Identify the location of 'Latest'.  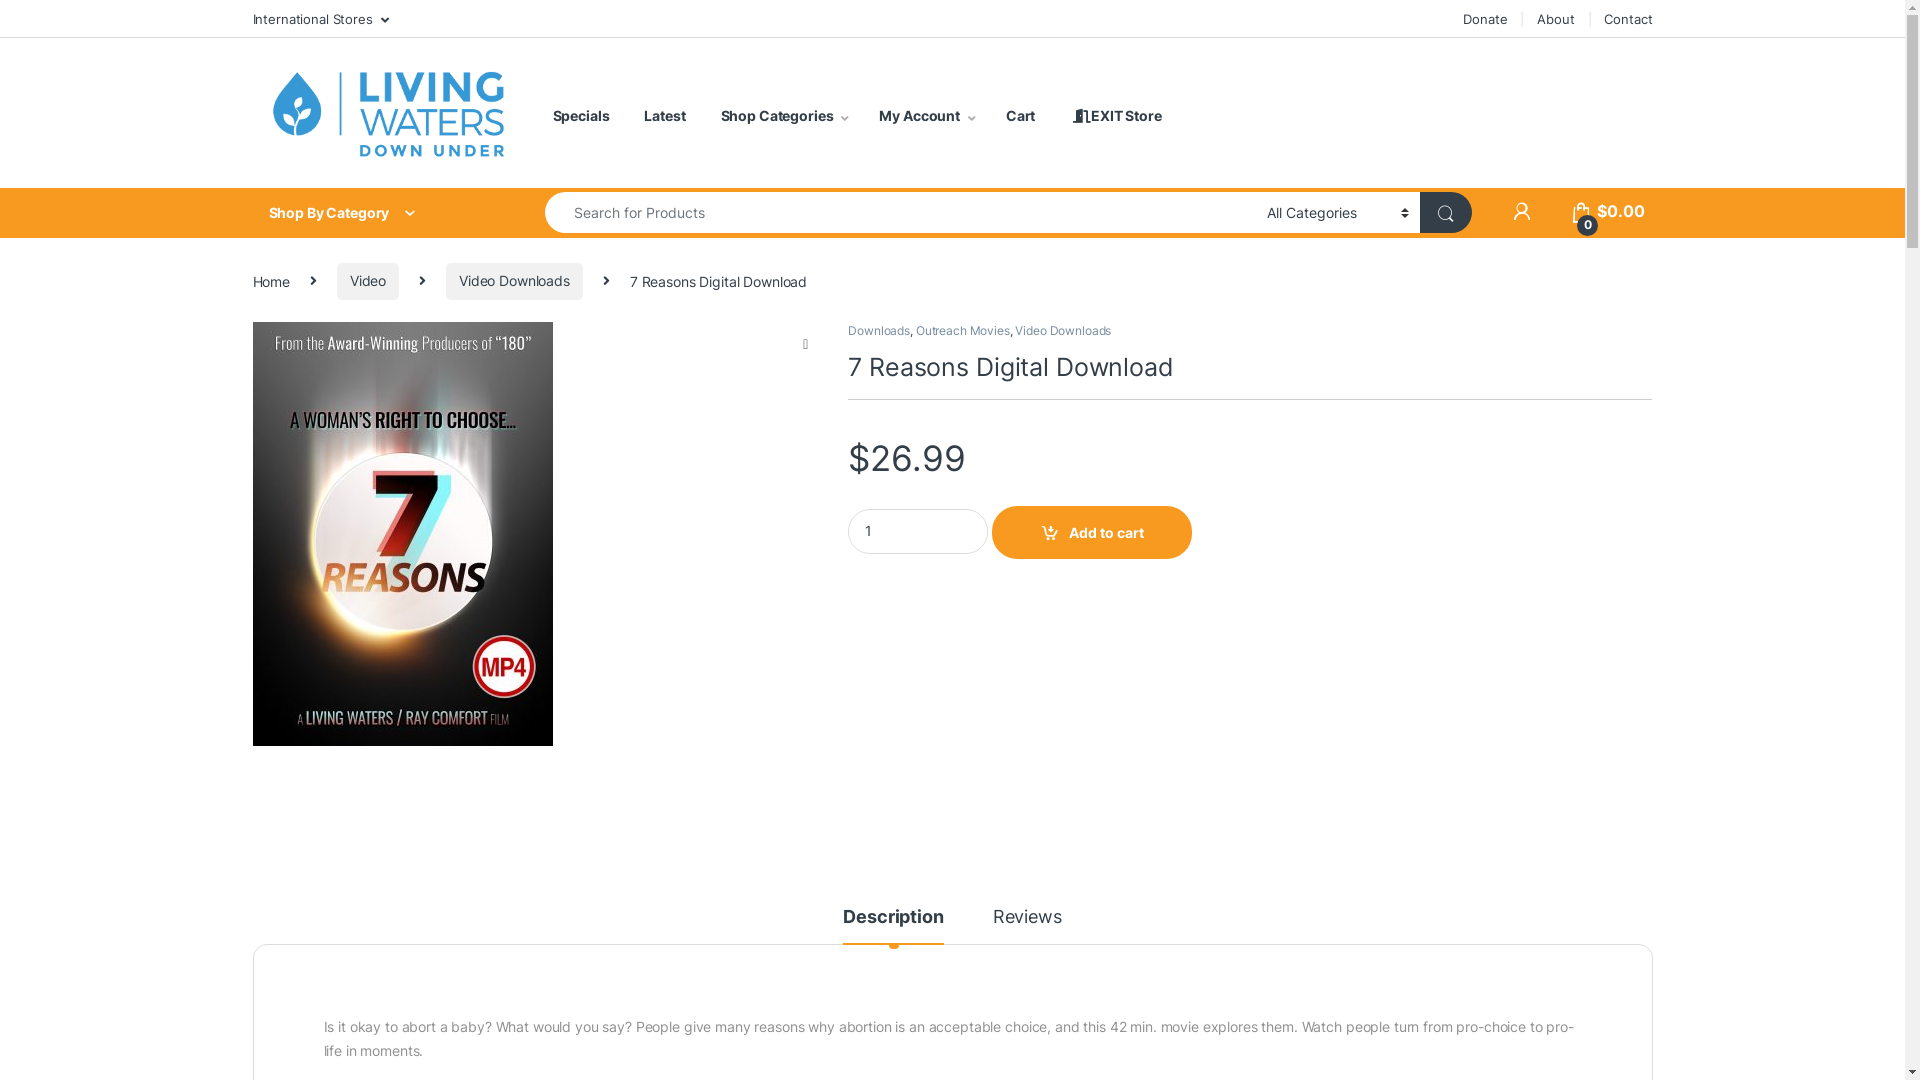
(664, 115).